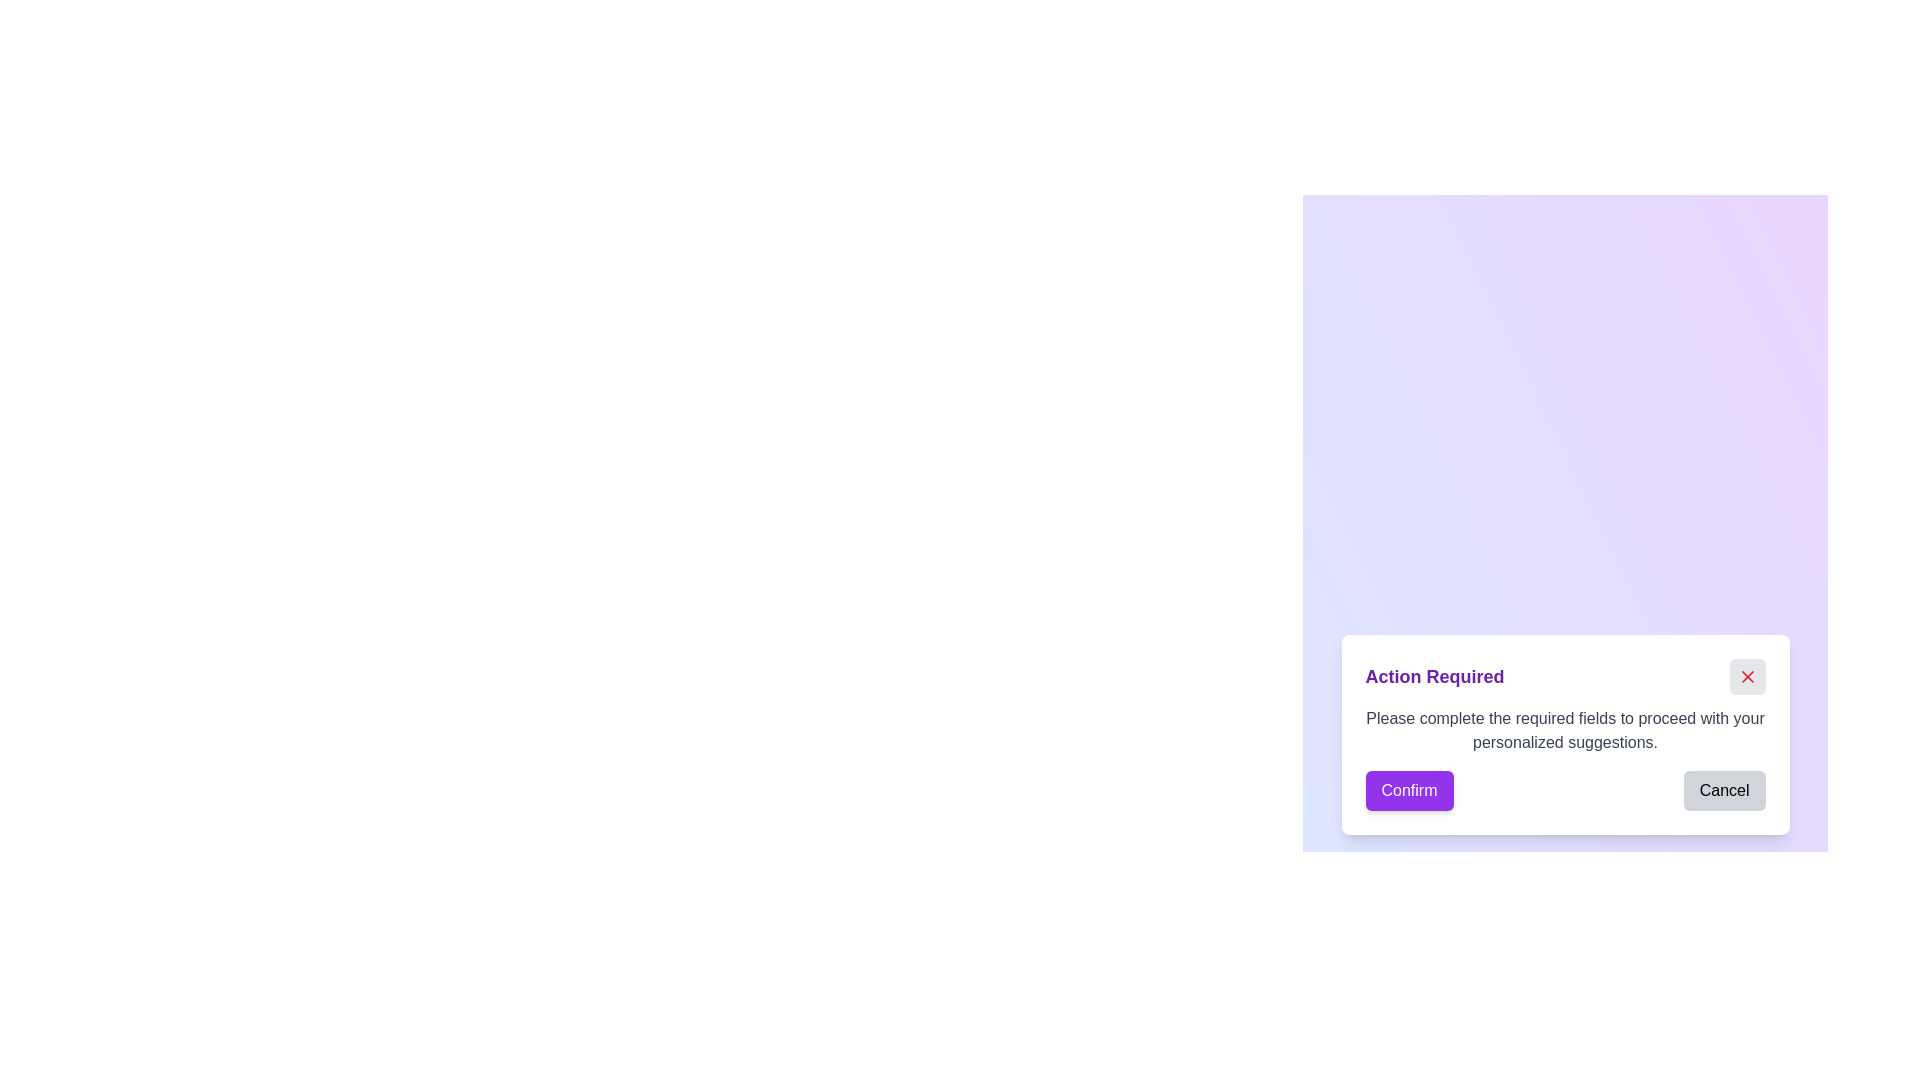 The height and width of the screenshot is (1080, 1920). What do you see at coordinates (1746, 676) in the screenshot?
I see `the red 'X' icon button located in the top-right corner of the 'Action Required' modal dialog` at bounding box center [1746, 676].